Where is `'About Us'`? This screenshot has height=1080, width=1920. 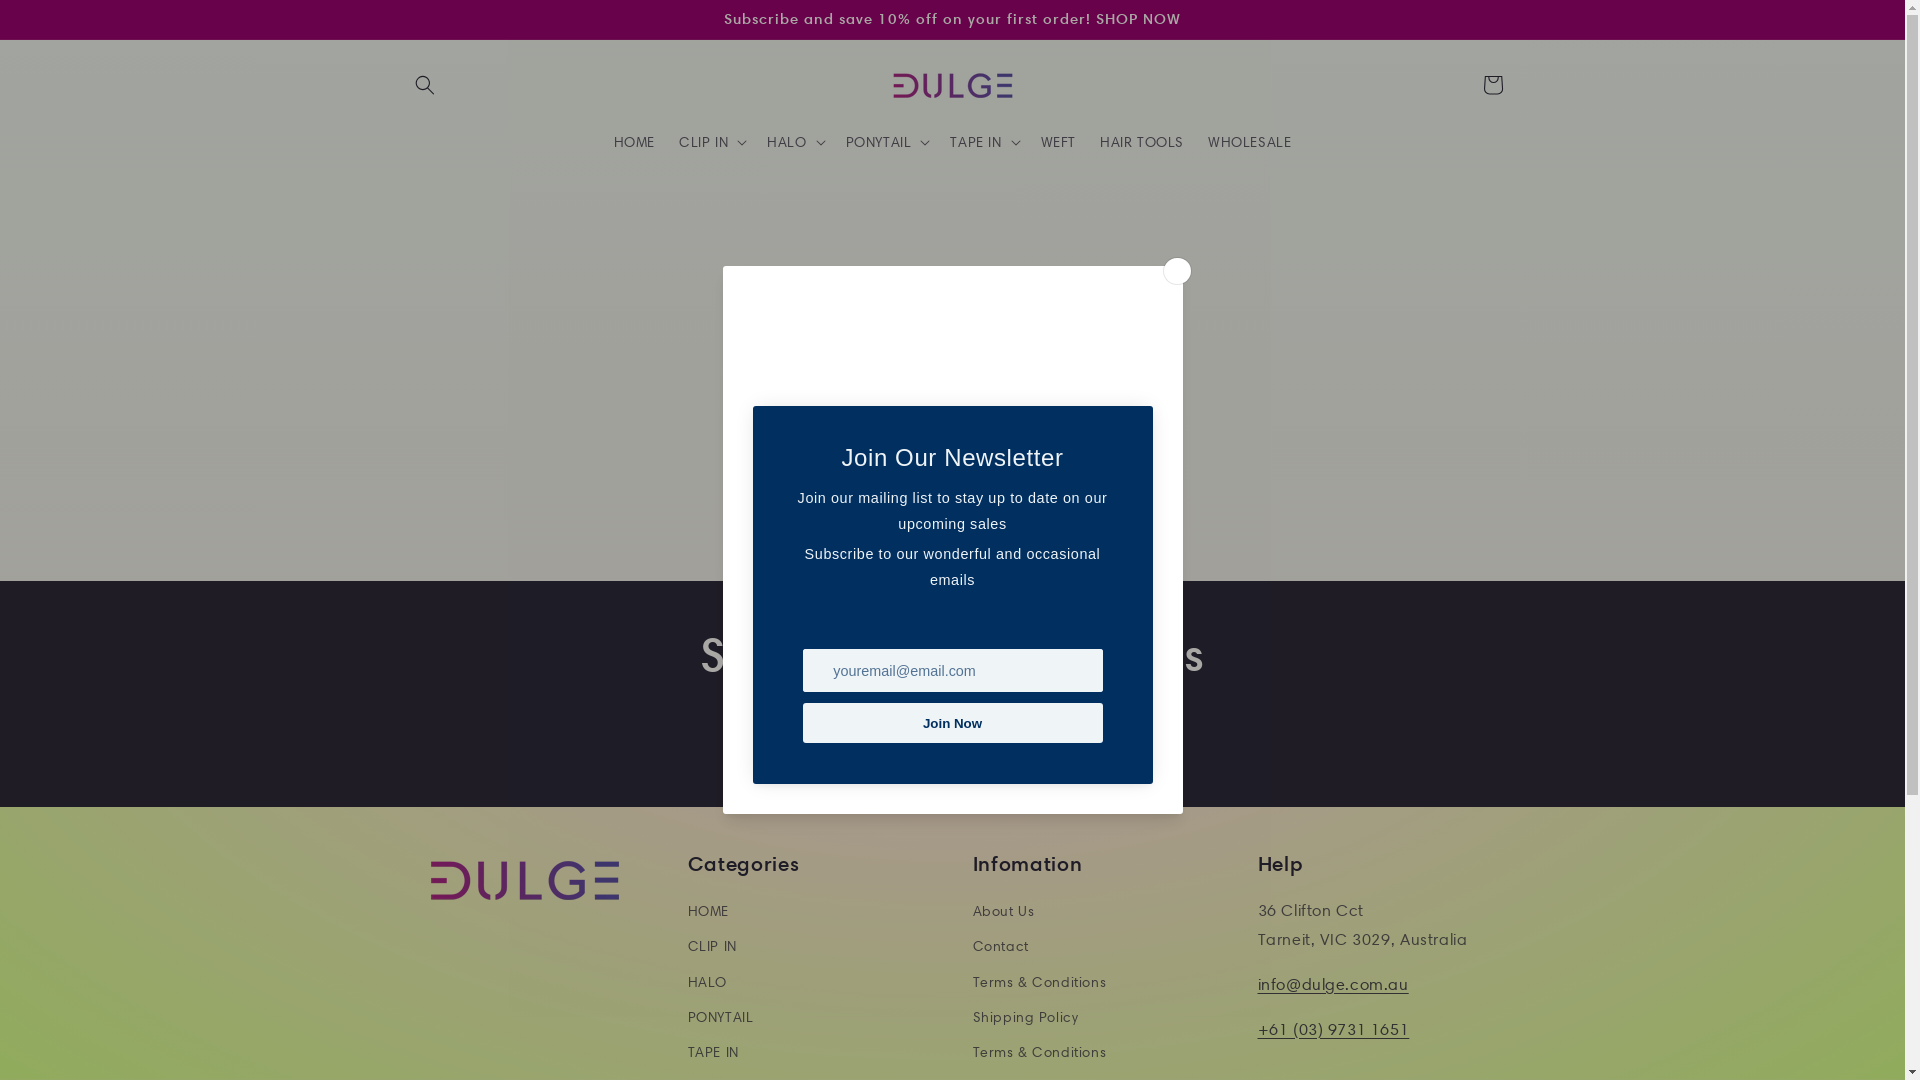
'About Us' is located at coordinates (1003, 914).